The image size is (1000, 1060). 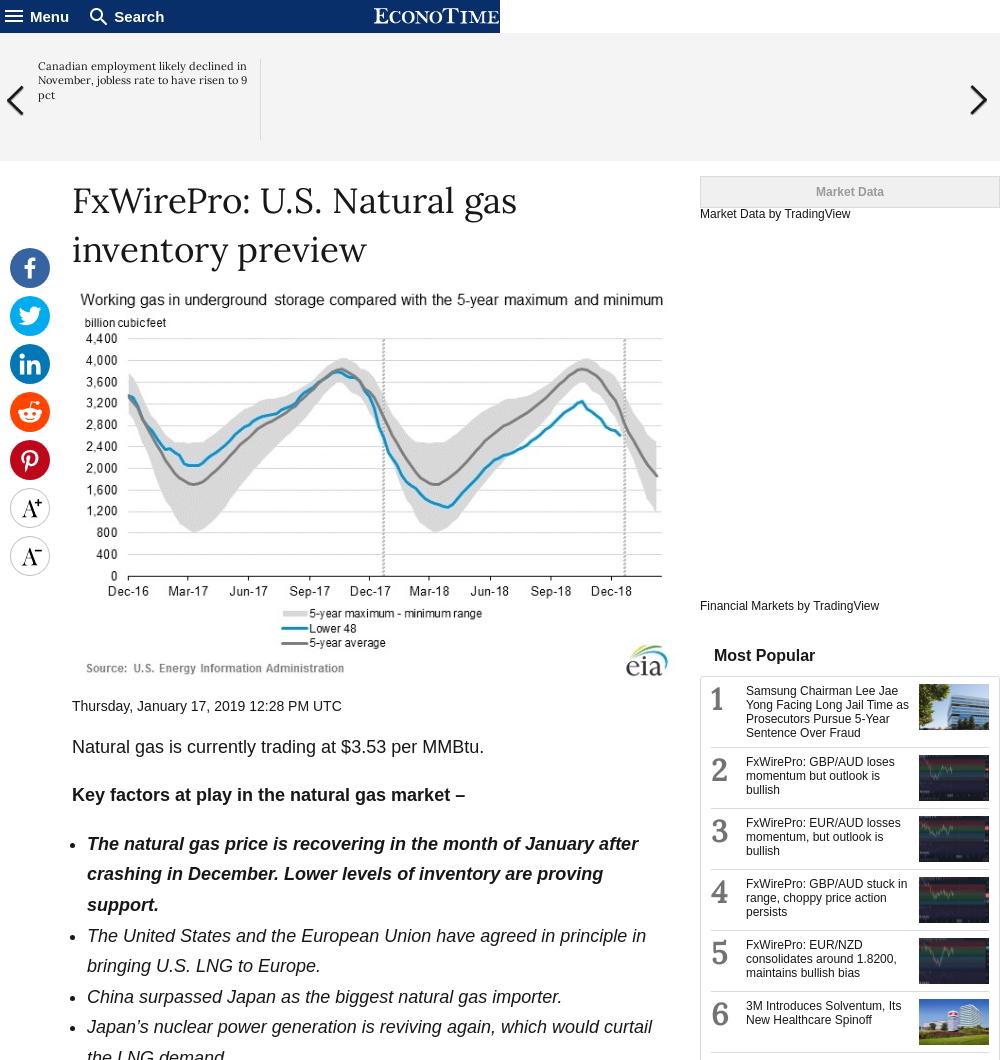 What do you see at coordinates (745, 1012) in the screenshot?
I see `'3M Introduces Solventum, Its New Healthcare Spinoff'` at bounding box center [745, 1012].